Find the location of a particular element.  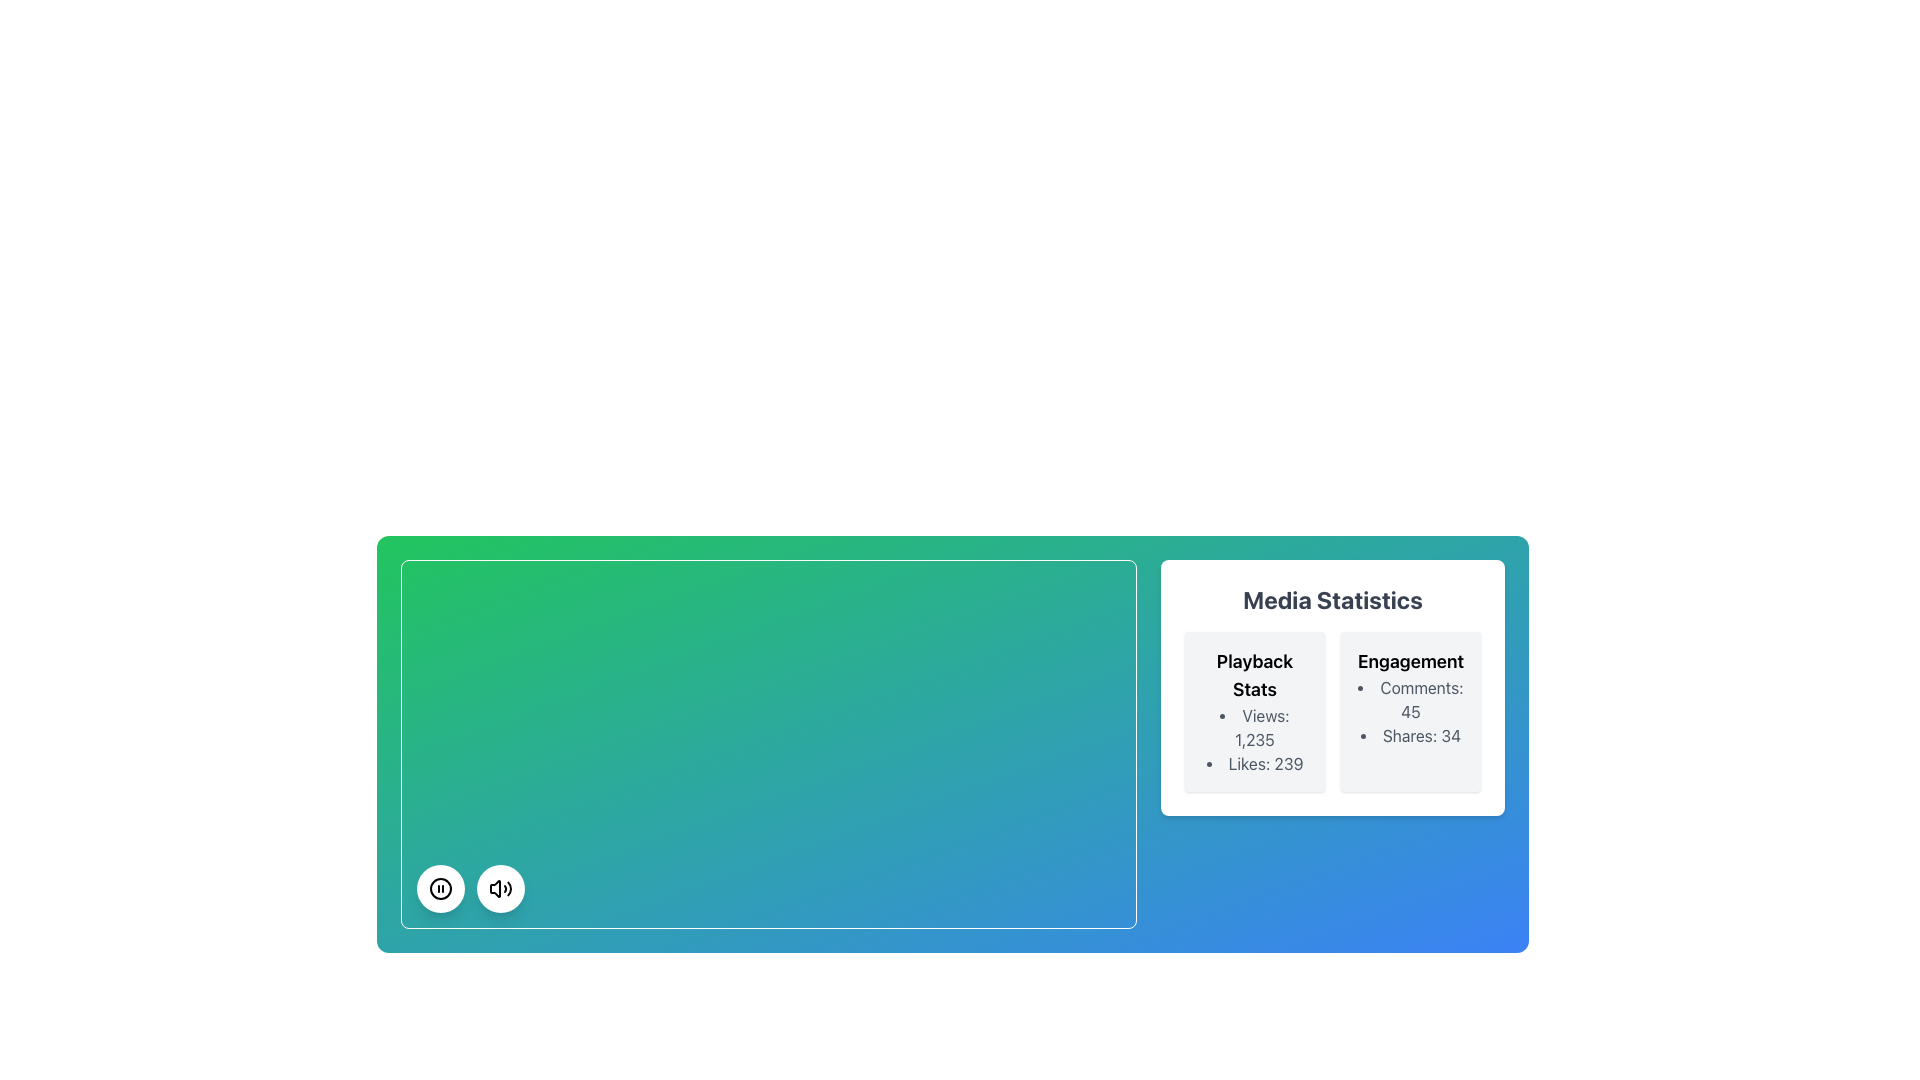

number of views displayed in the Text Display element located above the 'Likes: 239' text in the lower half of the 'Playback Stats' section of the 'Media Statistics' panel is located at coordinates (1253, 728).